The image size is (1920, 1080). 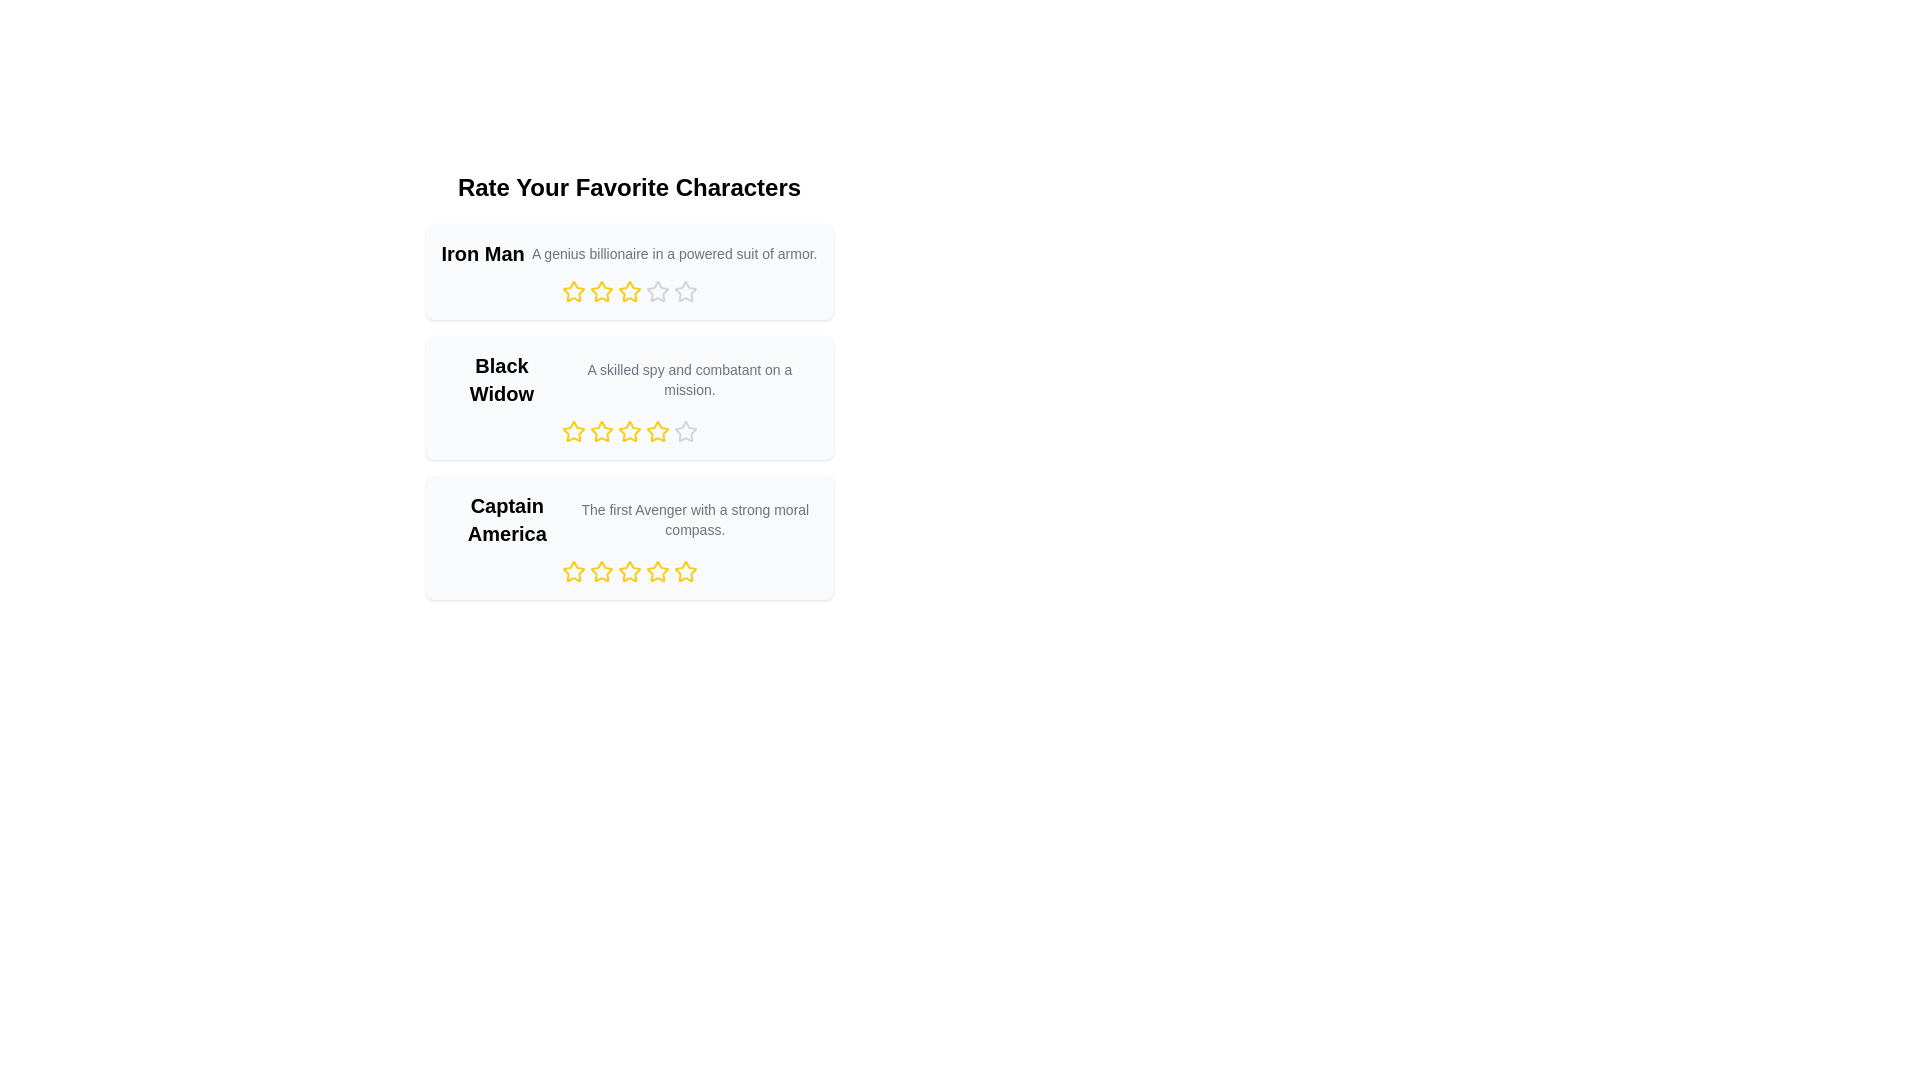 What do you see at coordinates (572, 571) in the screenshot?
I see `the yellow star icon used for rating below the text 'Captain America'` at bounding box center [572, 571].